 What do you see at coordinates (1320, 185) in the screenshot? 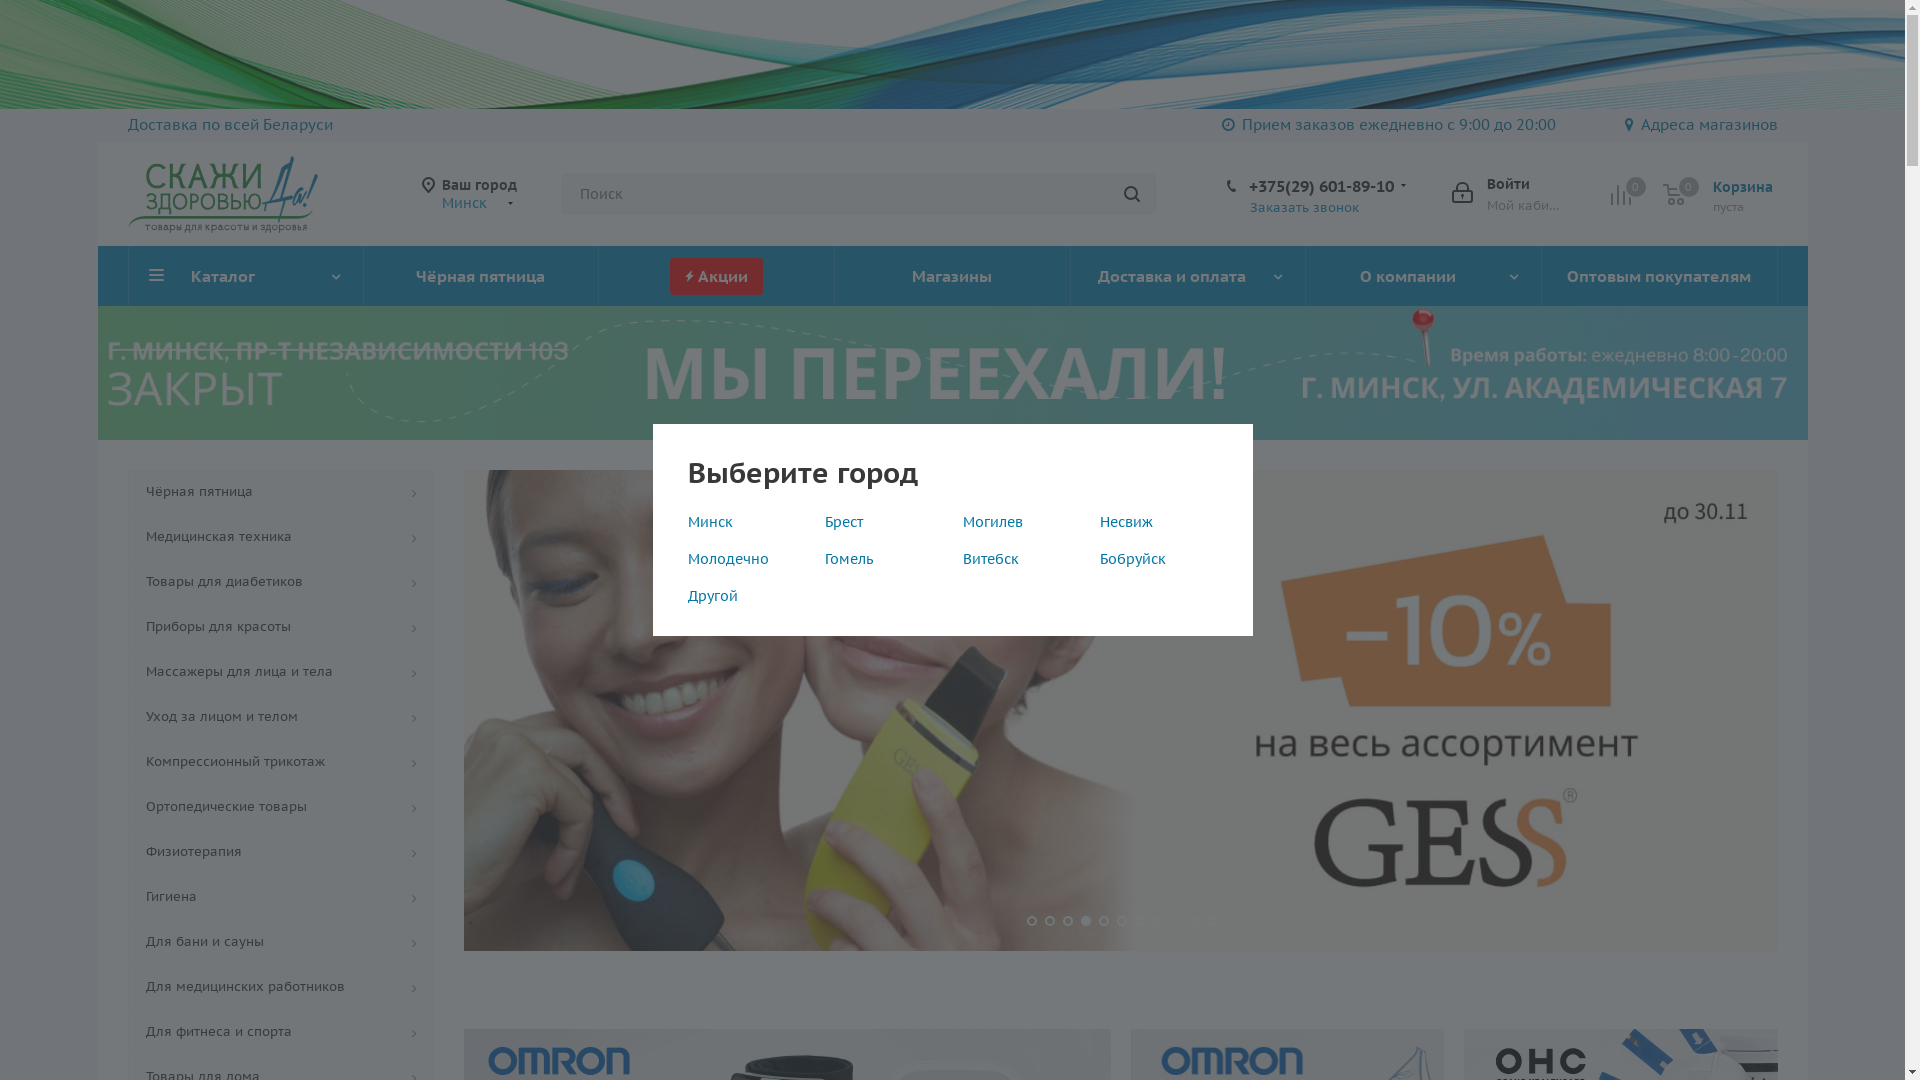
I see `'+375(29) 601-89-10'` at bounding box center [1320, 185].